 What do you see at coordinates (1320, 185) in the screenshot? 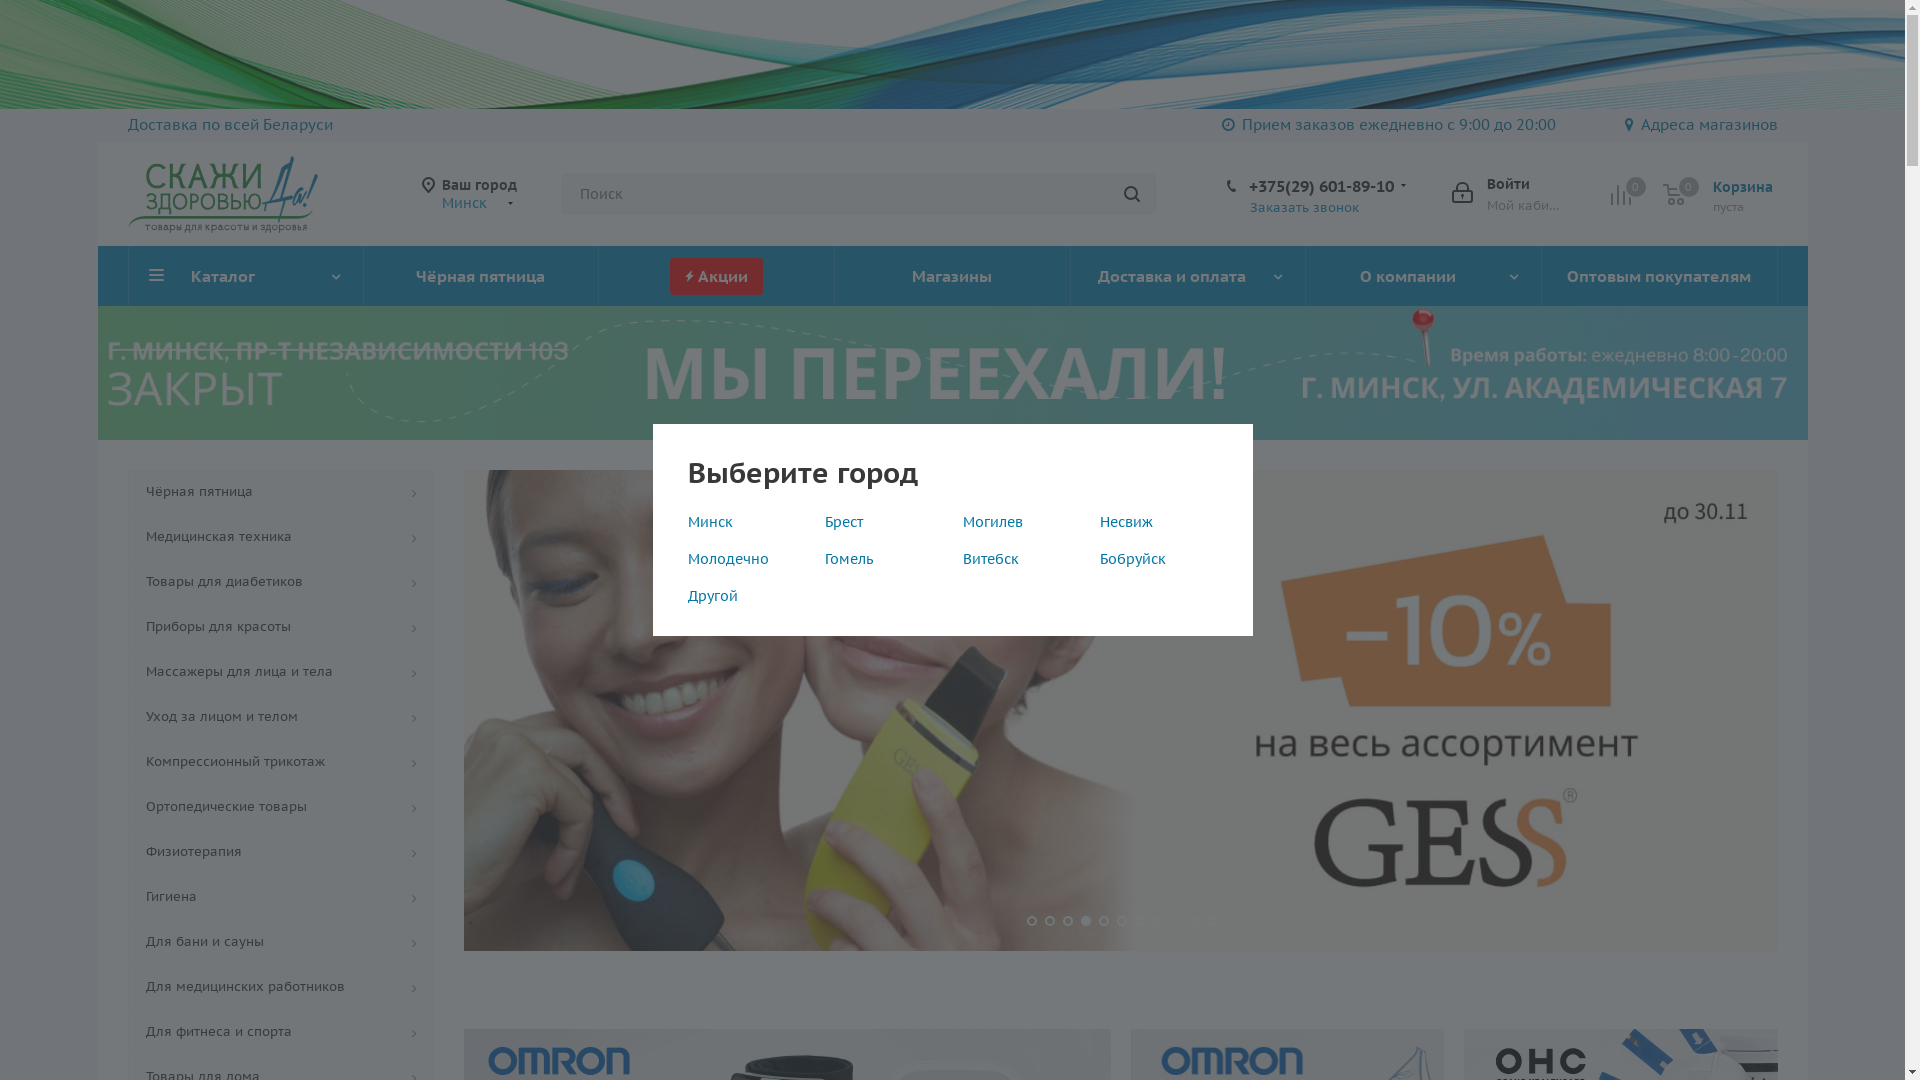
I see `'+375(29) 601-89-10'` at bounding box center [1320, 185].